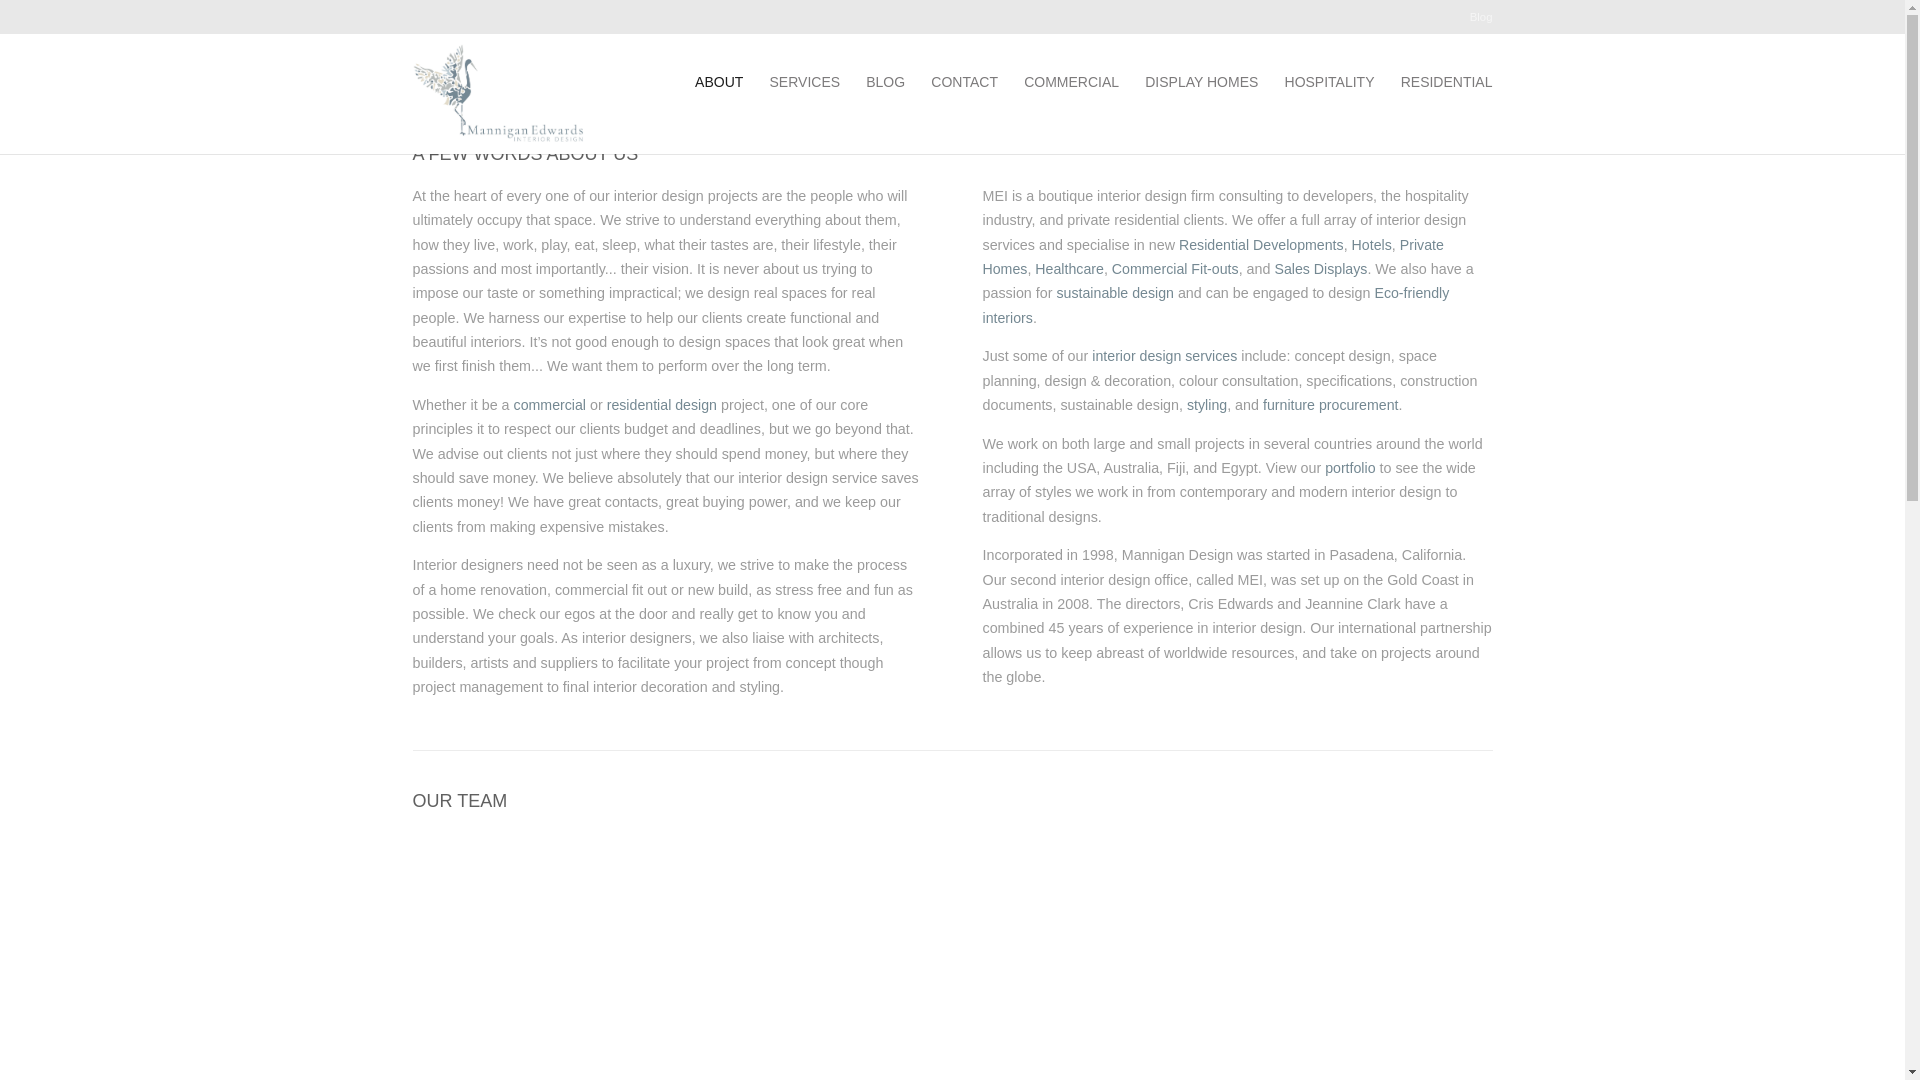 This screenshot has width=1920, height=1080. Describe the element at coordinates (1023, 80) in the screenshot. I see `'COMMERCIAL'` at that location.